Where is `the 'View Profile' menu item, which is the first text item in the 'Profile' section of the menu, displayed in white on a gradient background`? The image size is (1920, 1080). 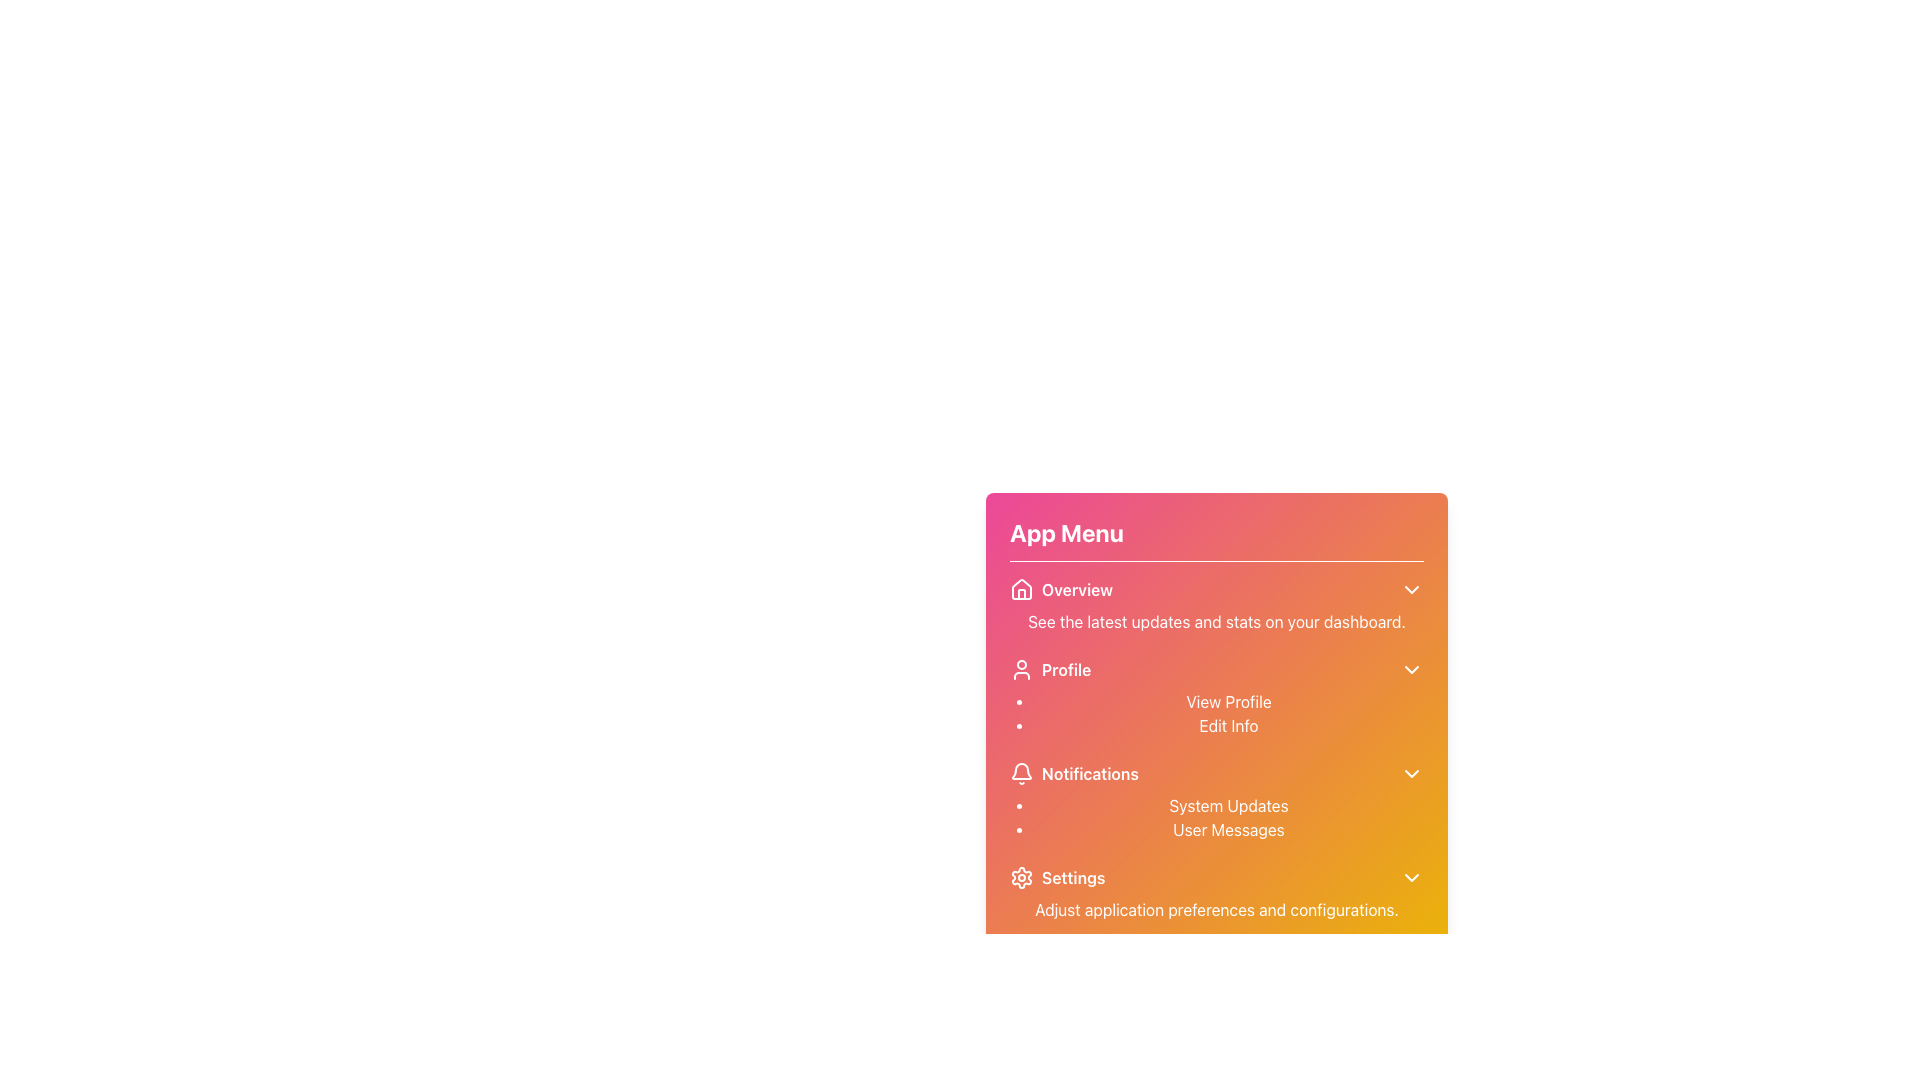 the 'View Profile' menu item, which is the first text item in the 'Profile' section of the menu, displayed in white on a gradient background is located at coordinates (1227, 701).